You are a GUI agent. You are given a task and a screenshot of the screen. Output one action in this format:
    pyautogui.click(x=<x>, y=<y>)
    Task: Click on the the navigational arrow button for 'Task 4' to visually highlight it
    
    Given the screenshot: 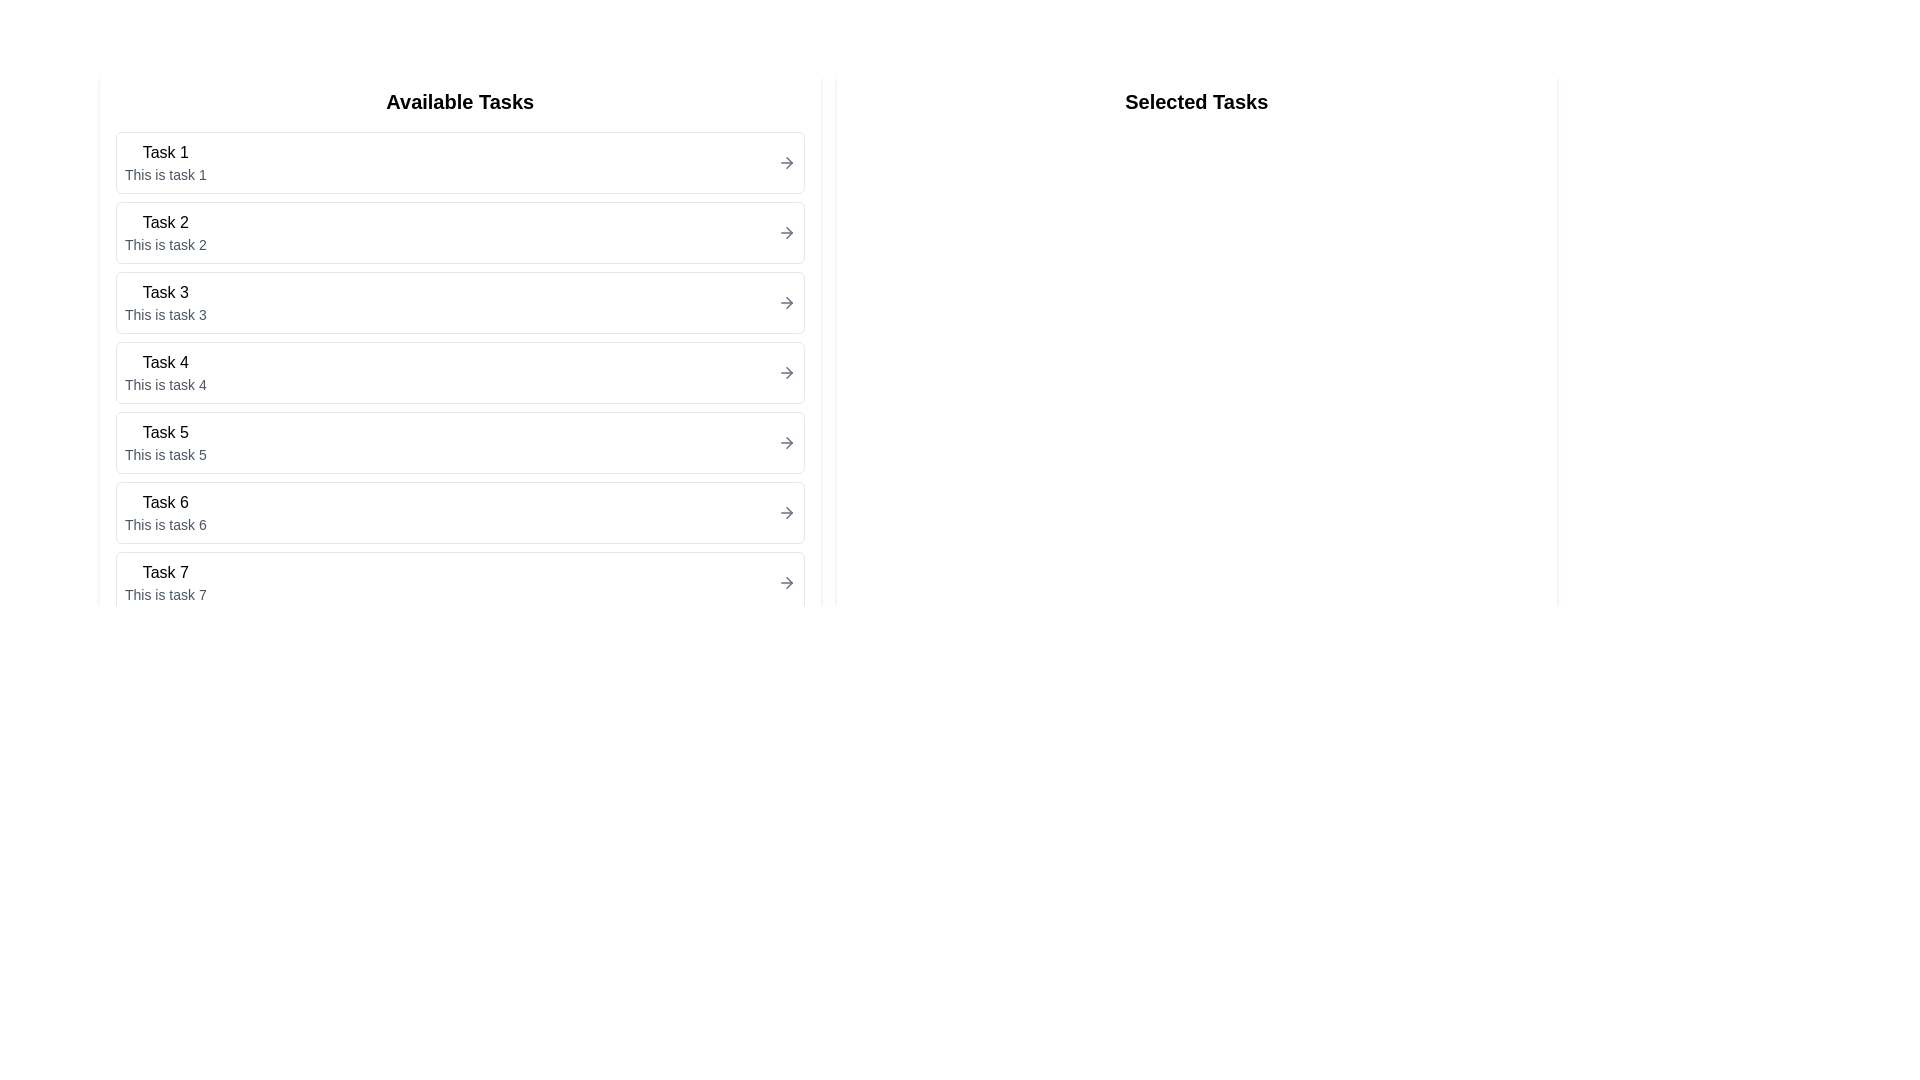 What is the action you would take?
    pyautogui.click(x=785, y=373)
    